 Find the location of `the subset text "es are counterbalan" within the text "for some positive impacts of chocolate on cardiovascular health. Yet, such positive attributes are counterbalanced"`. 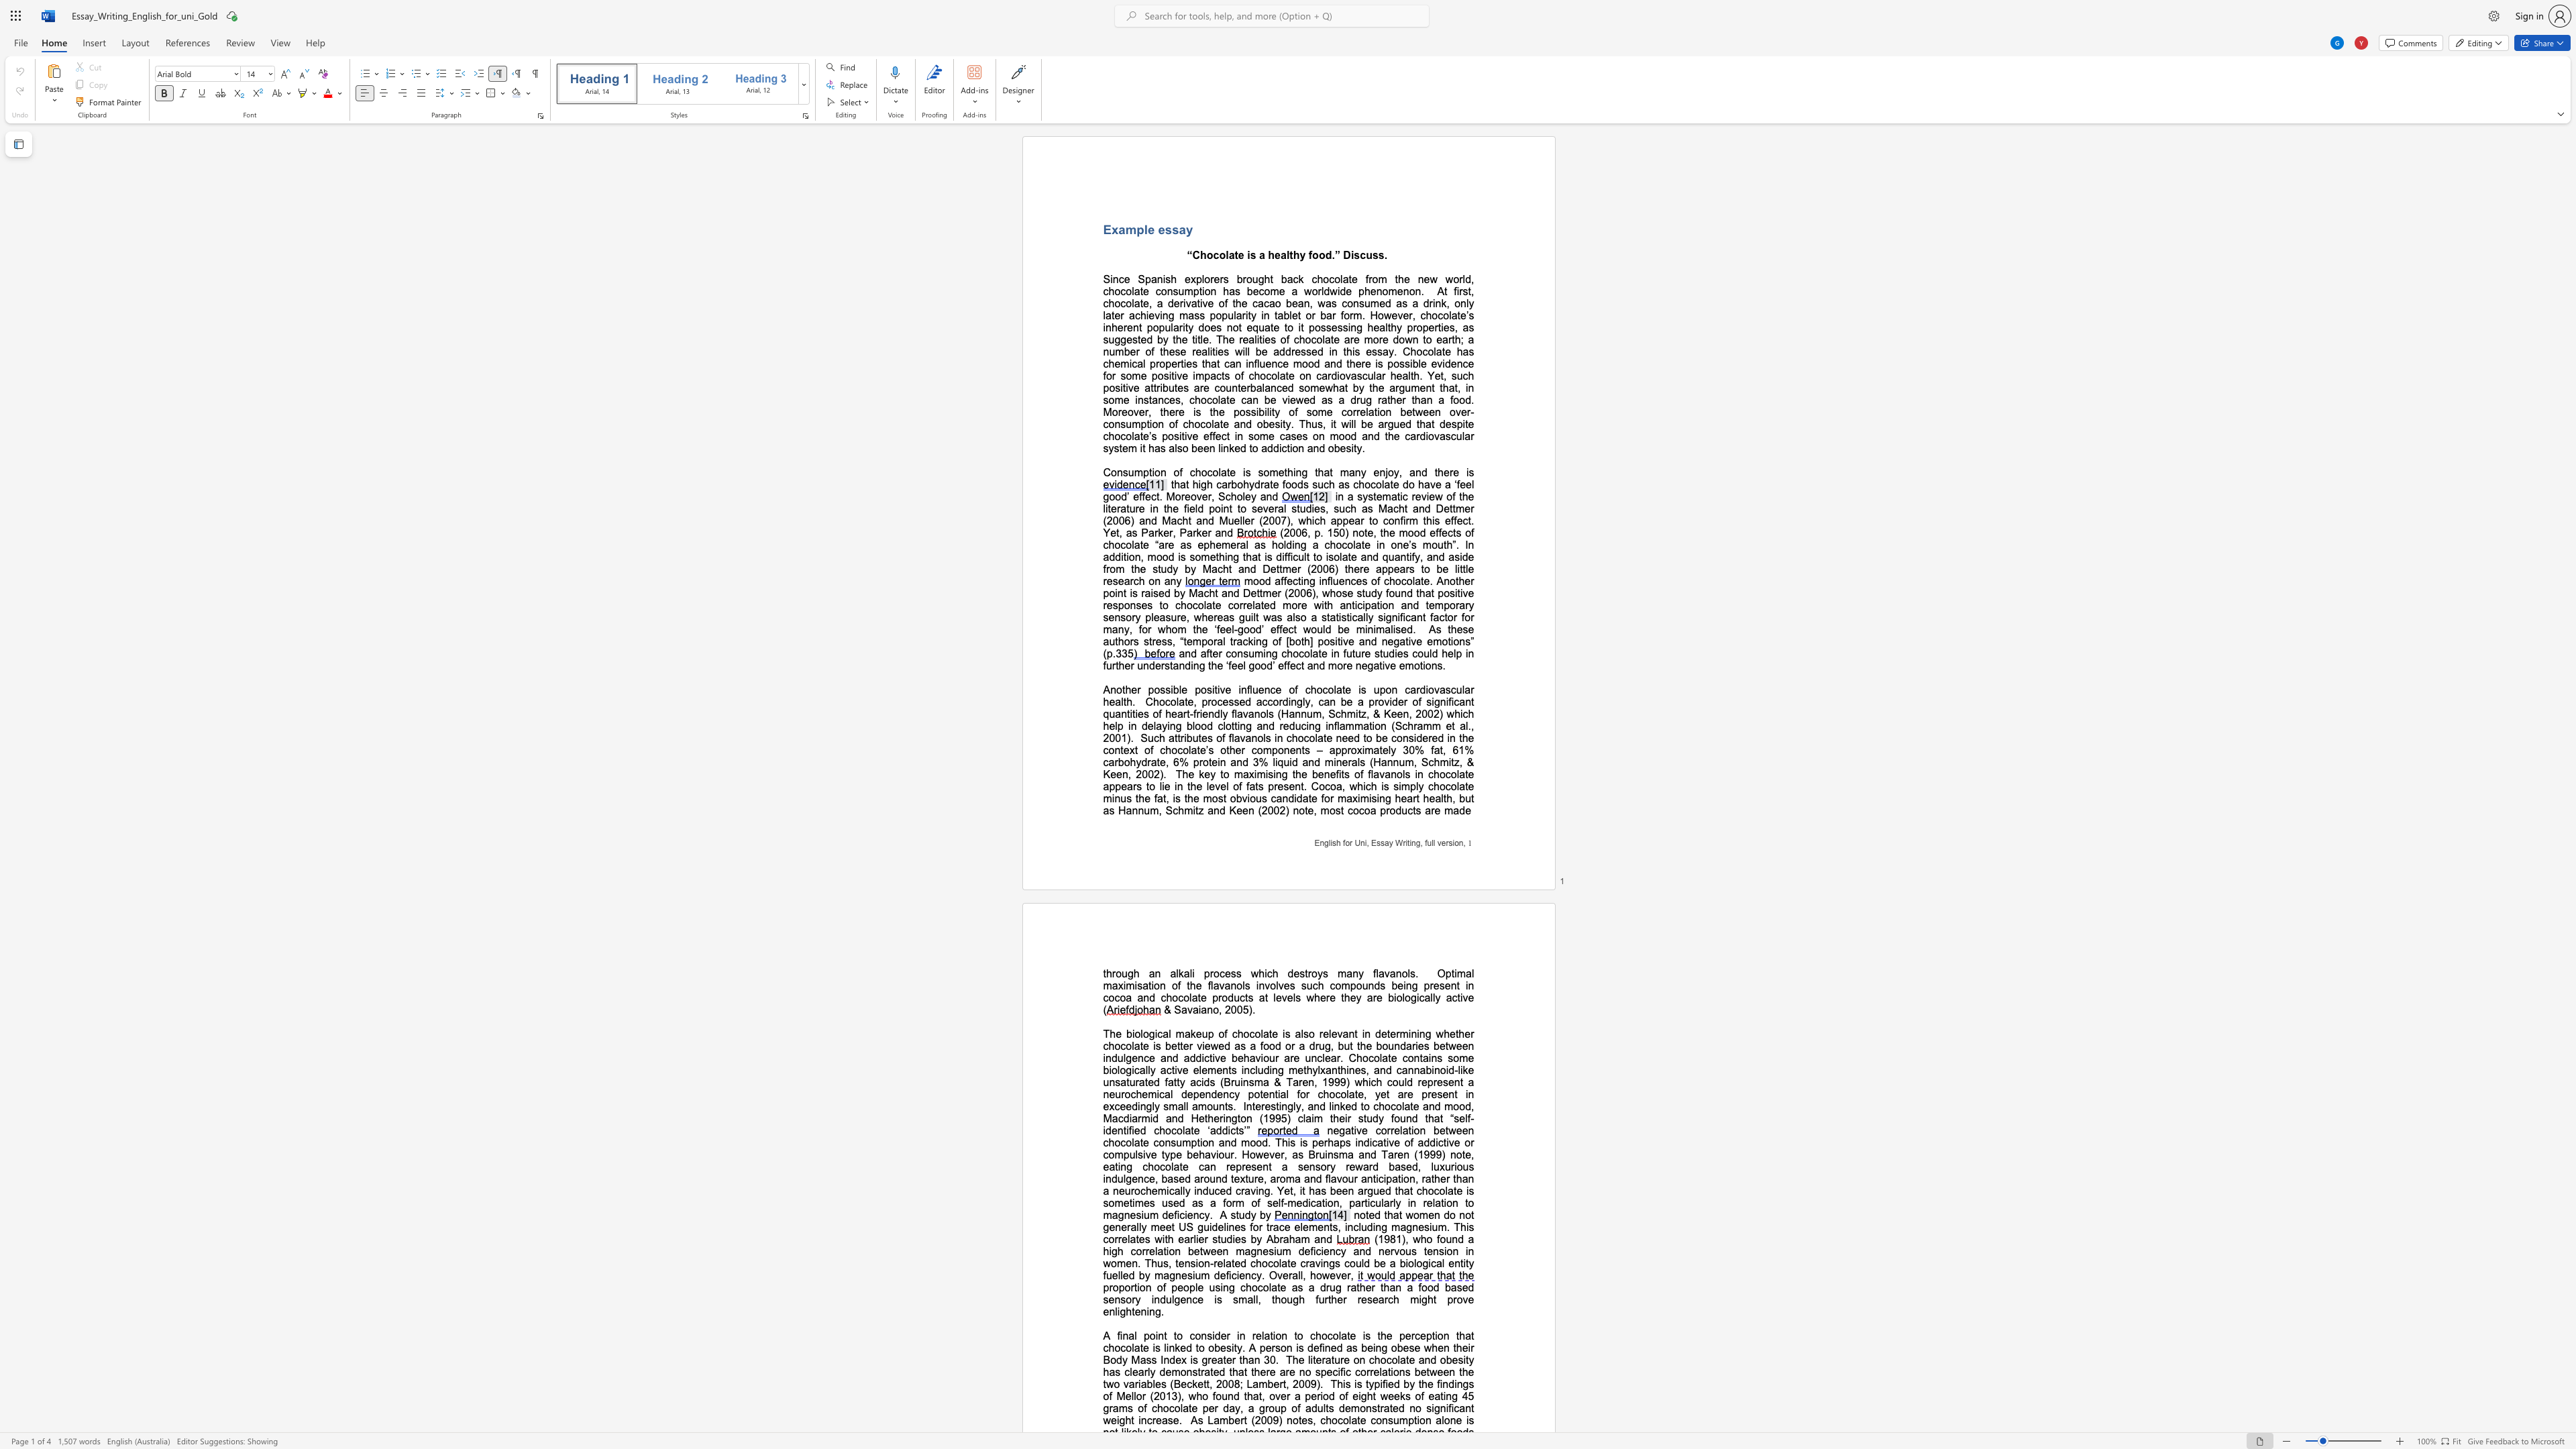

the subset text "es are counterbalan" within the text "for some positive impacts of chocolate on cardiovascular health. Yet, such positive attributes are counterbalanced" is located at coordinates (1176, 387).